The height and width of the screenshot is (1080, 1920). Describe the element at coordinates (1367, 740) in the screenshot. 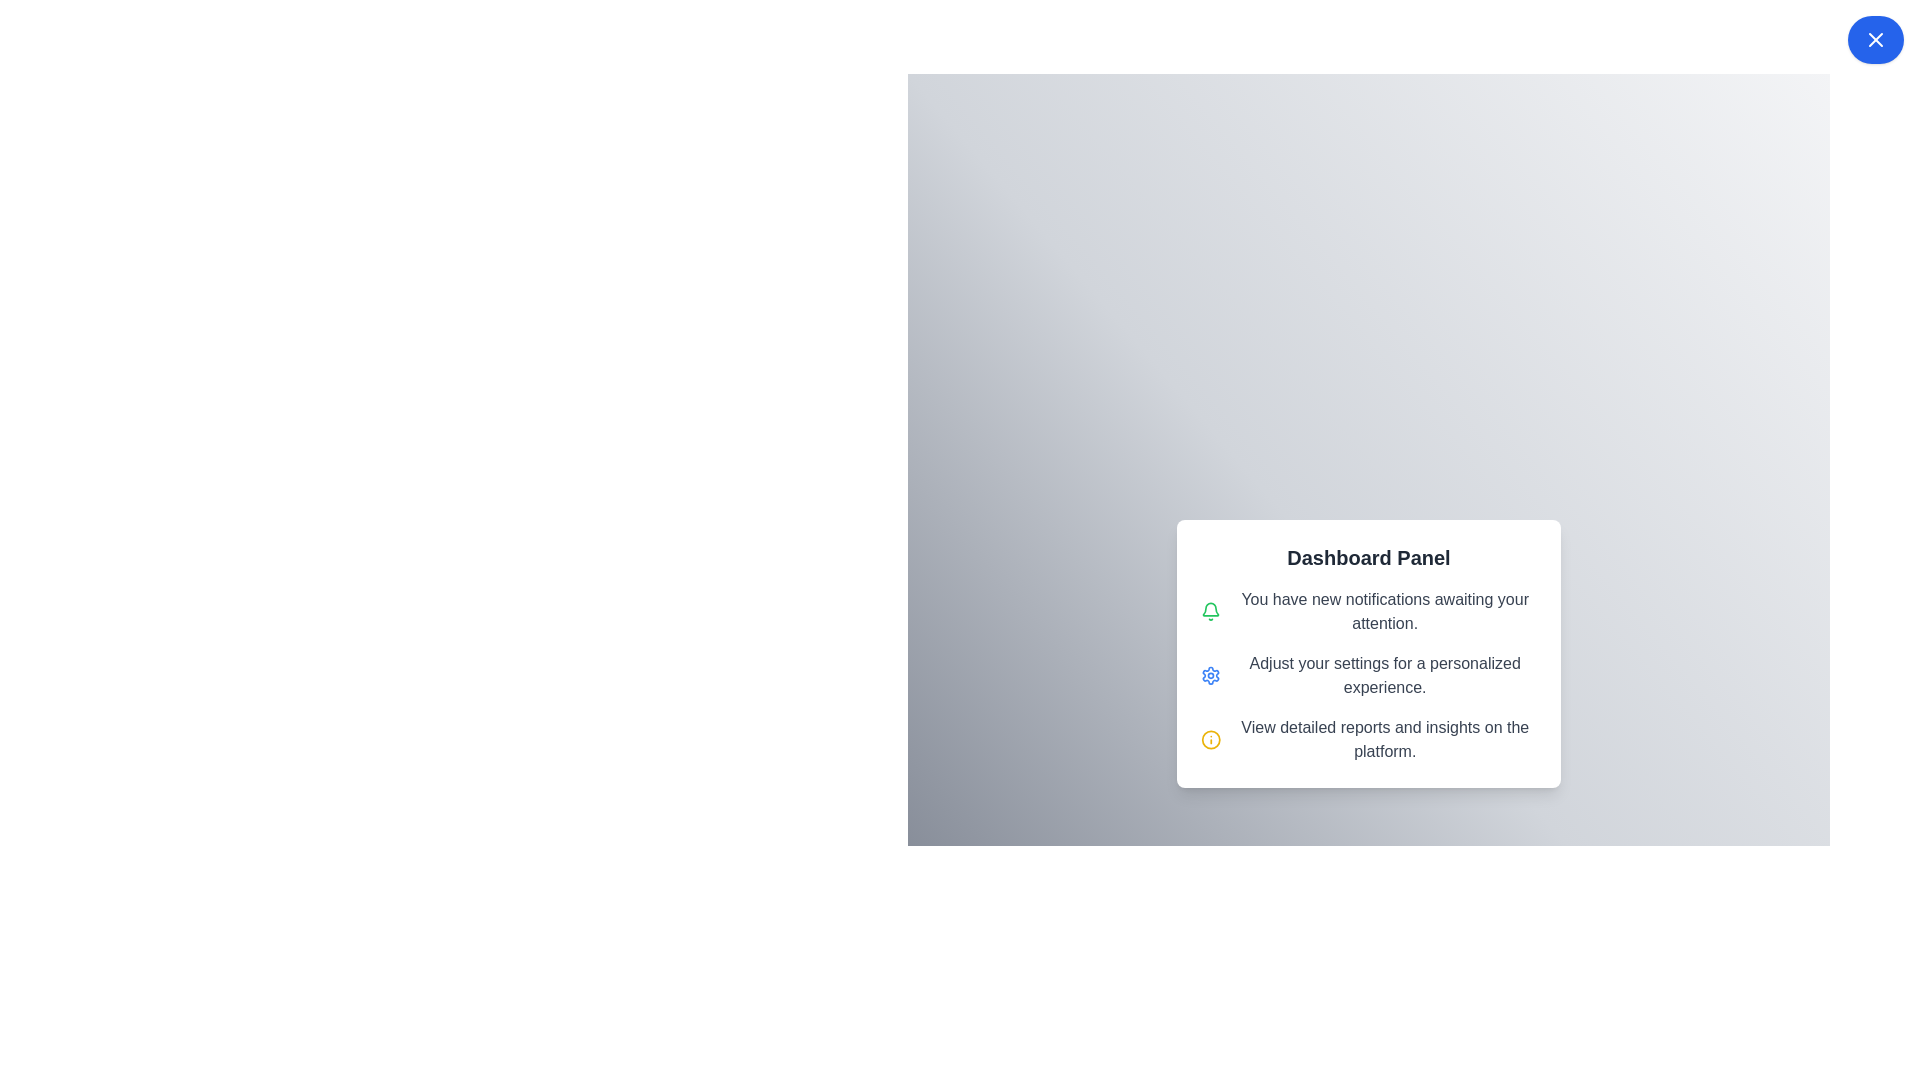

I see `the text label with the circular info icon that reads 'View detailed reports and insights on the platform.'` at that location.